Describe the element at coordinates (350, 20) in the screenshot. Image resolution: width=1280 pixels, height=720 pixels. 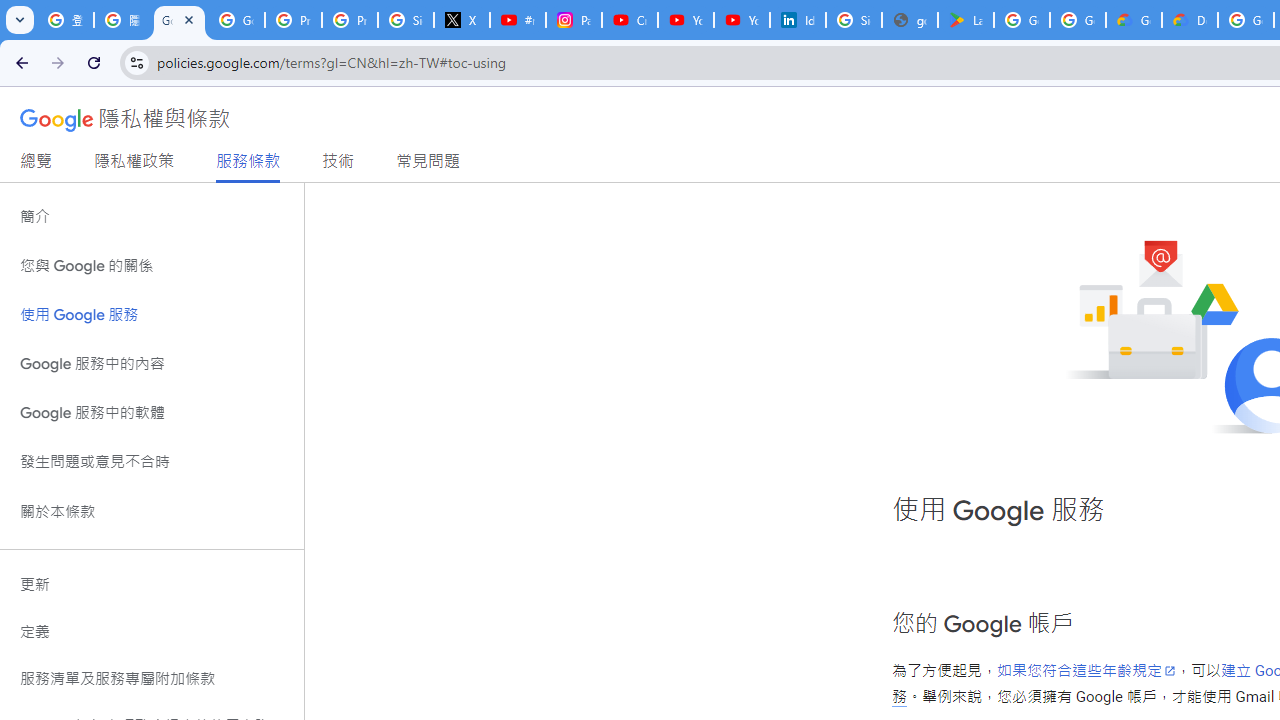
I see `'Privacy Help Center - Policies Help'` at that location.